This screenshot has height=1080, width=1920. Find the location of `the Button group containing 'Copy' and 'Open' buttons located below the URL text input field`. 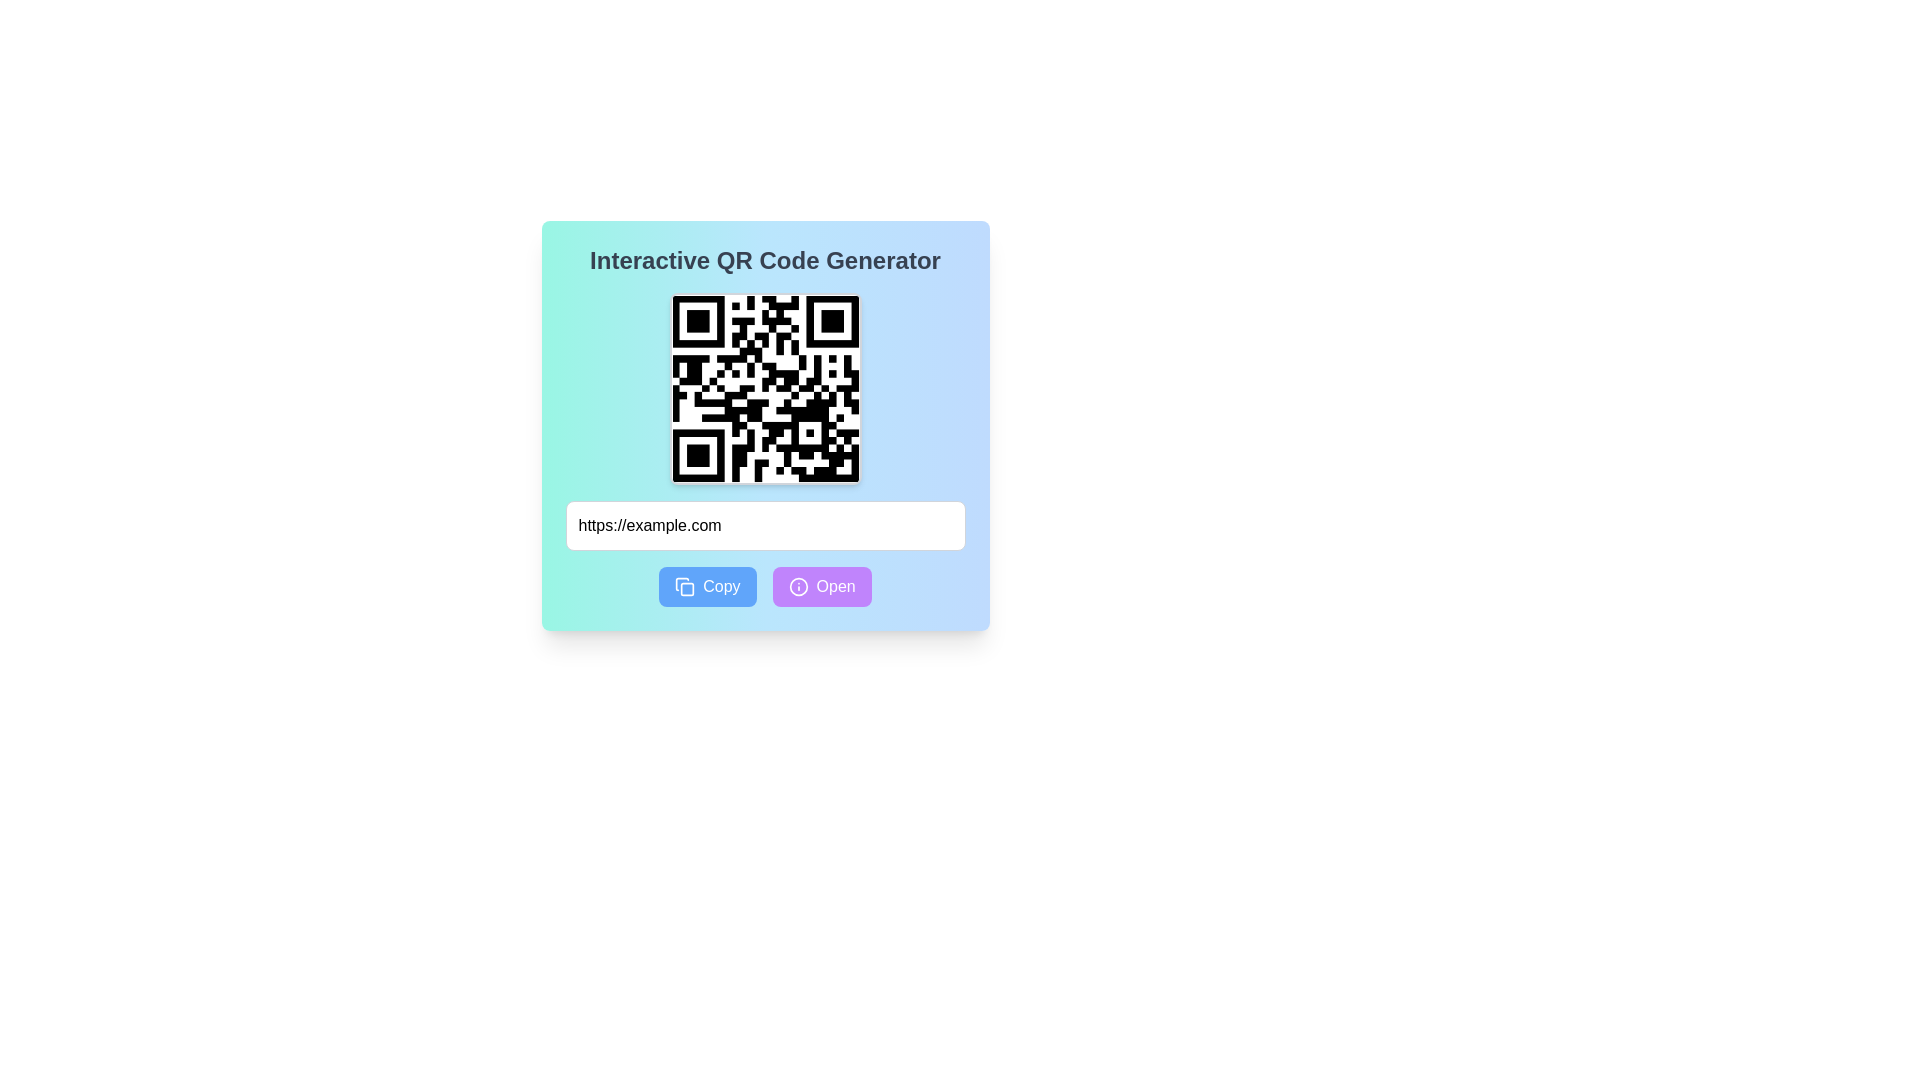

the Button group containing 'Copy' and 'Open' buttons located below the URL text input field is located at coordinates (764, 585).